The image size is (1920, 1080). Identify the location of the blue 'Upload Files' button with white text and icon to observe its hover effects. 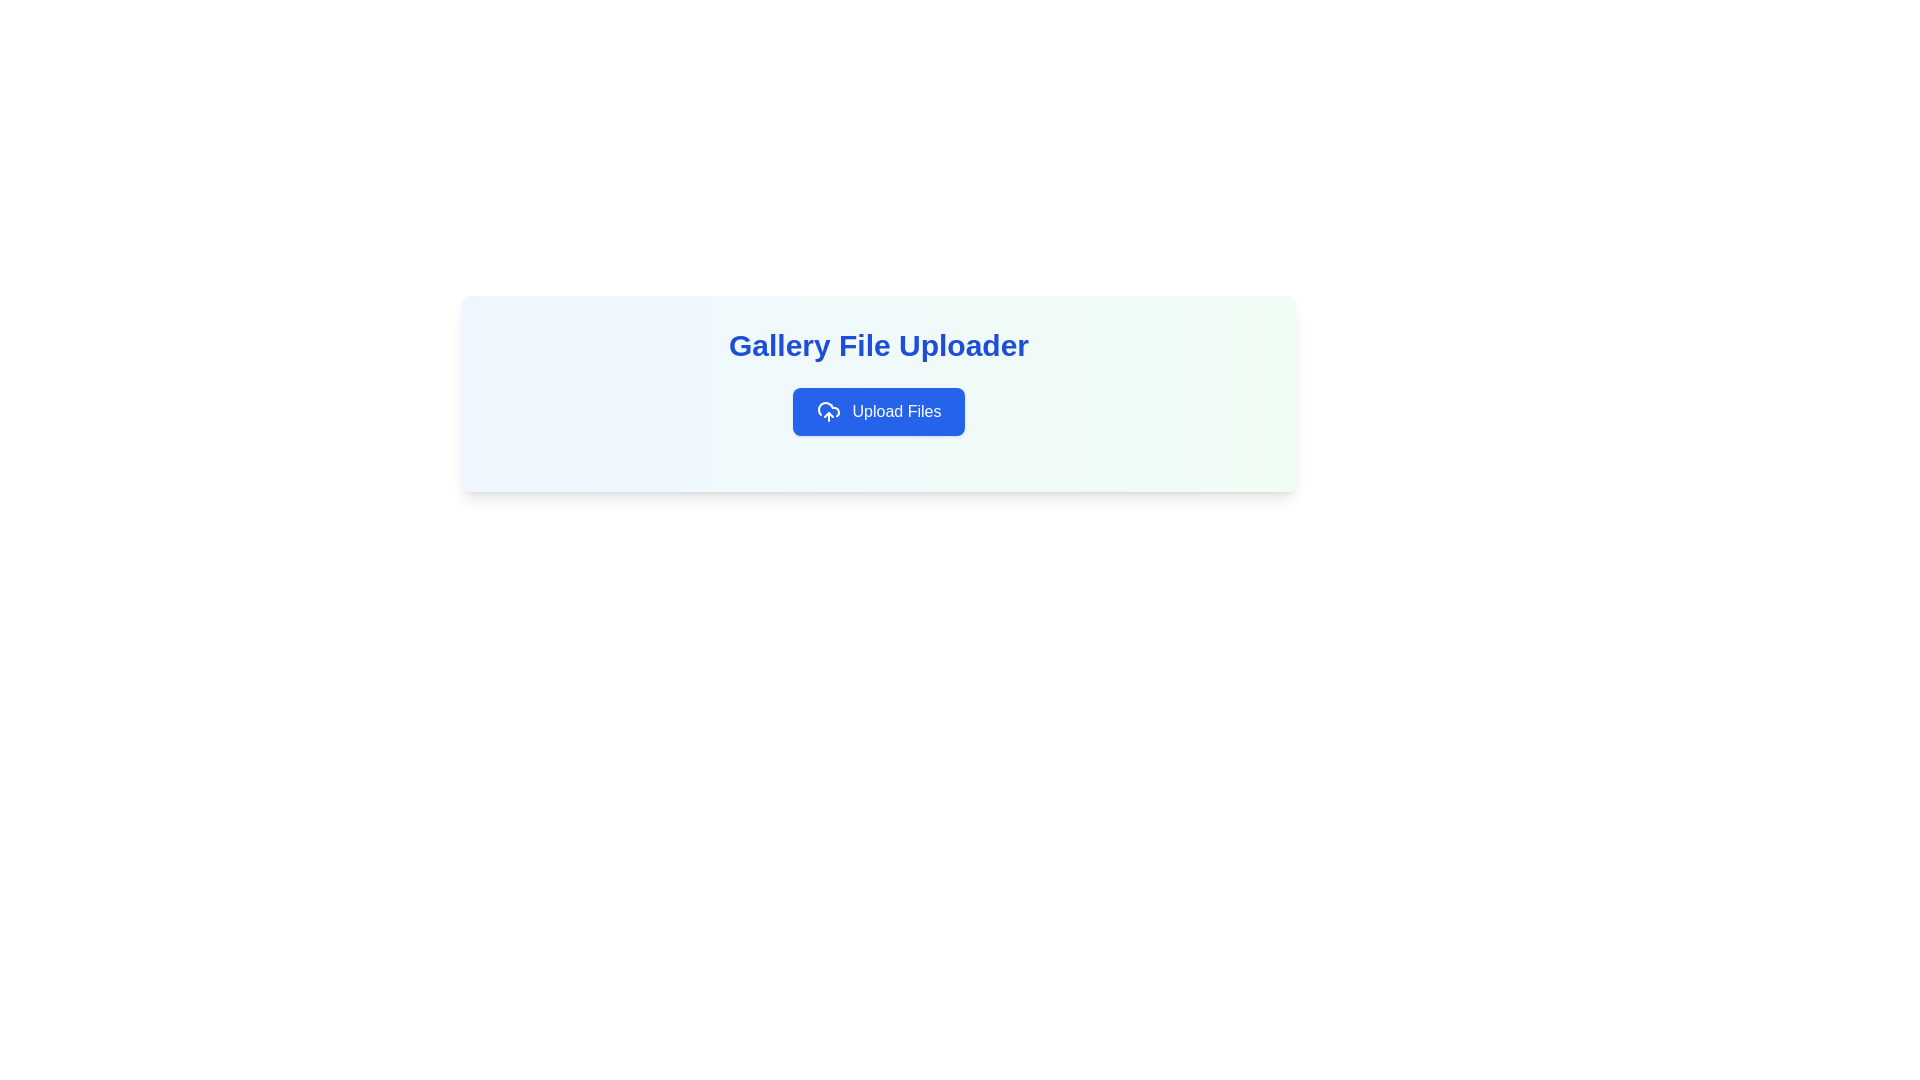
(878, 411).